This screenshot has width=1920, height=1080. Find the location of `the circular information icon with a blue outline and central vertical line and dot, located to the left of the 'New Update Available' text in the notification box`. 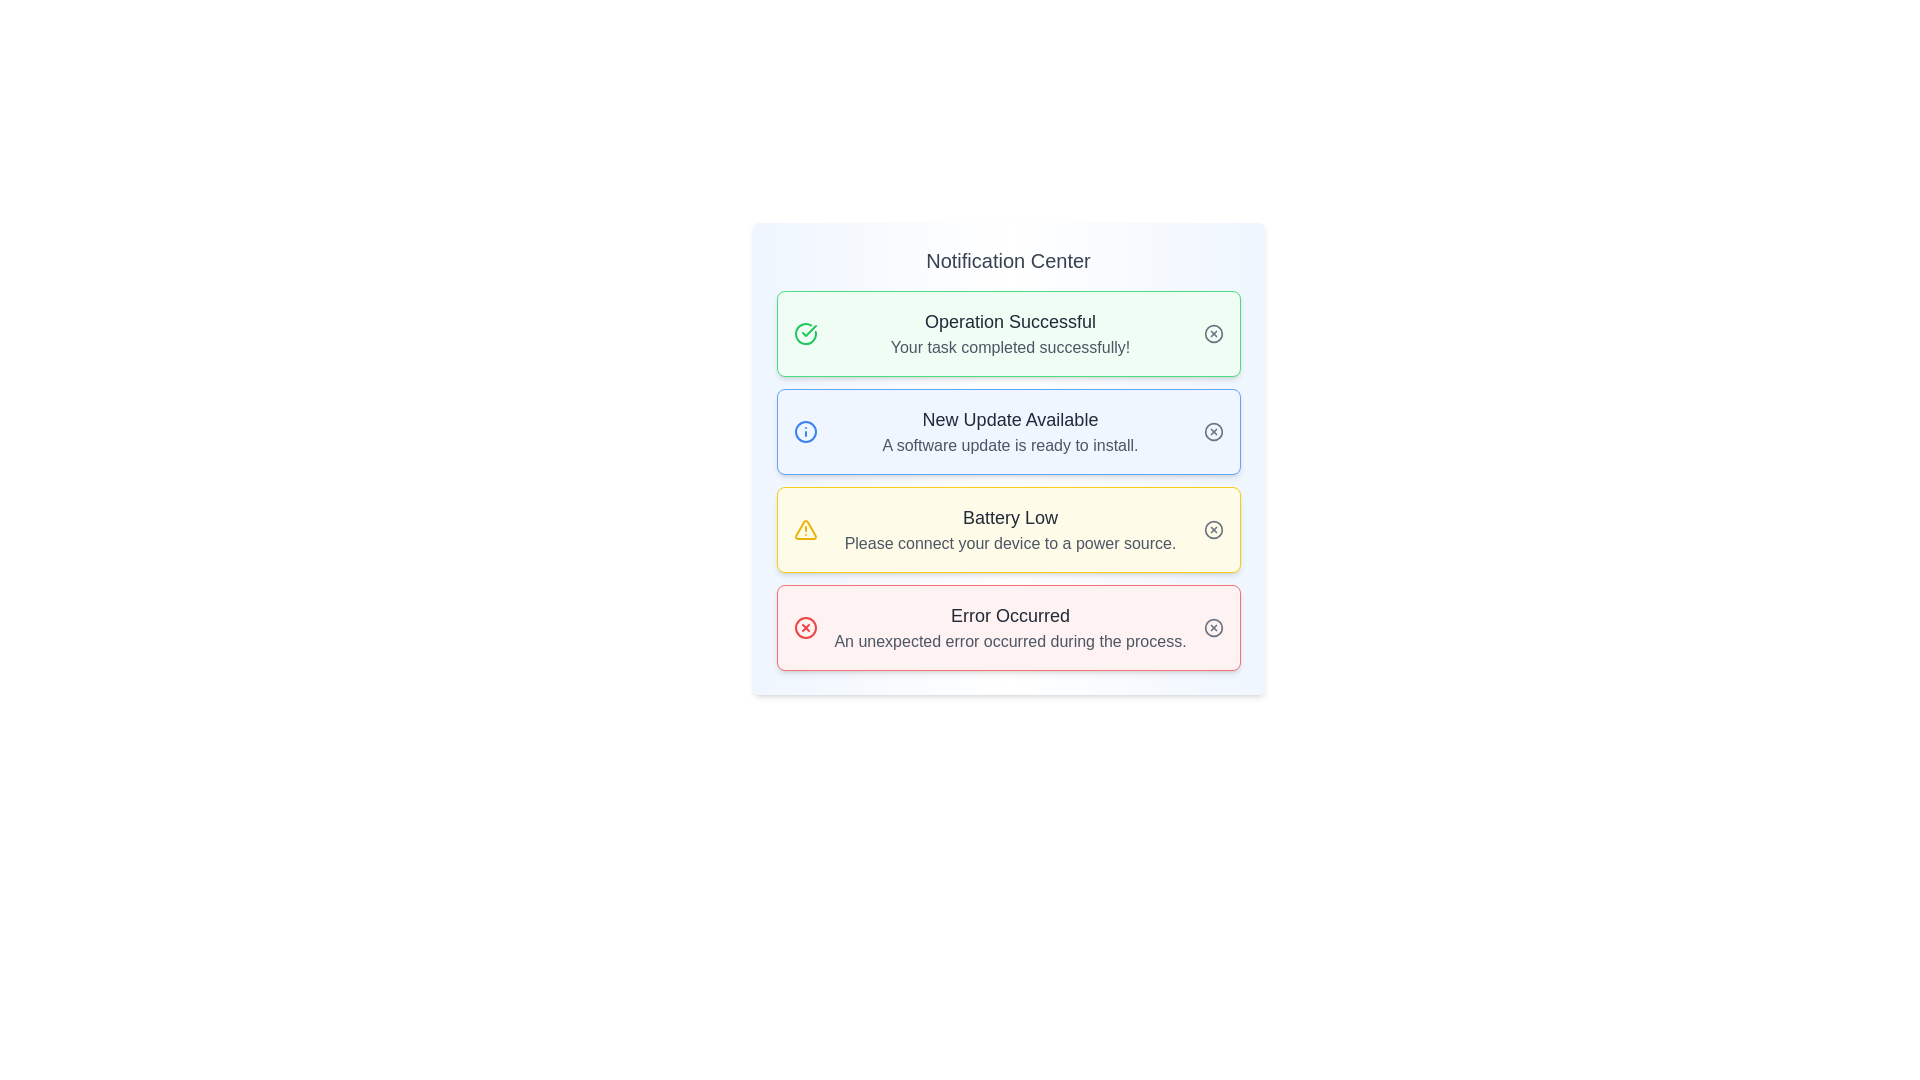

the circular information icon with a blue outline and central vertical line and dot, located to the left of the 'New Update Available' text in the notification box is located at coordinates (805, 431).